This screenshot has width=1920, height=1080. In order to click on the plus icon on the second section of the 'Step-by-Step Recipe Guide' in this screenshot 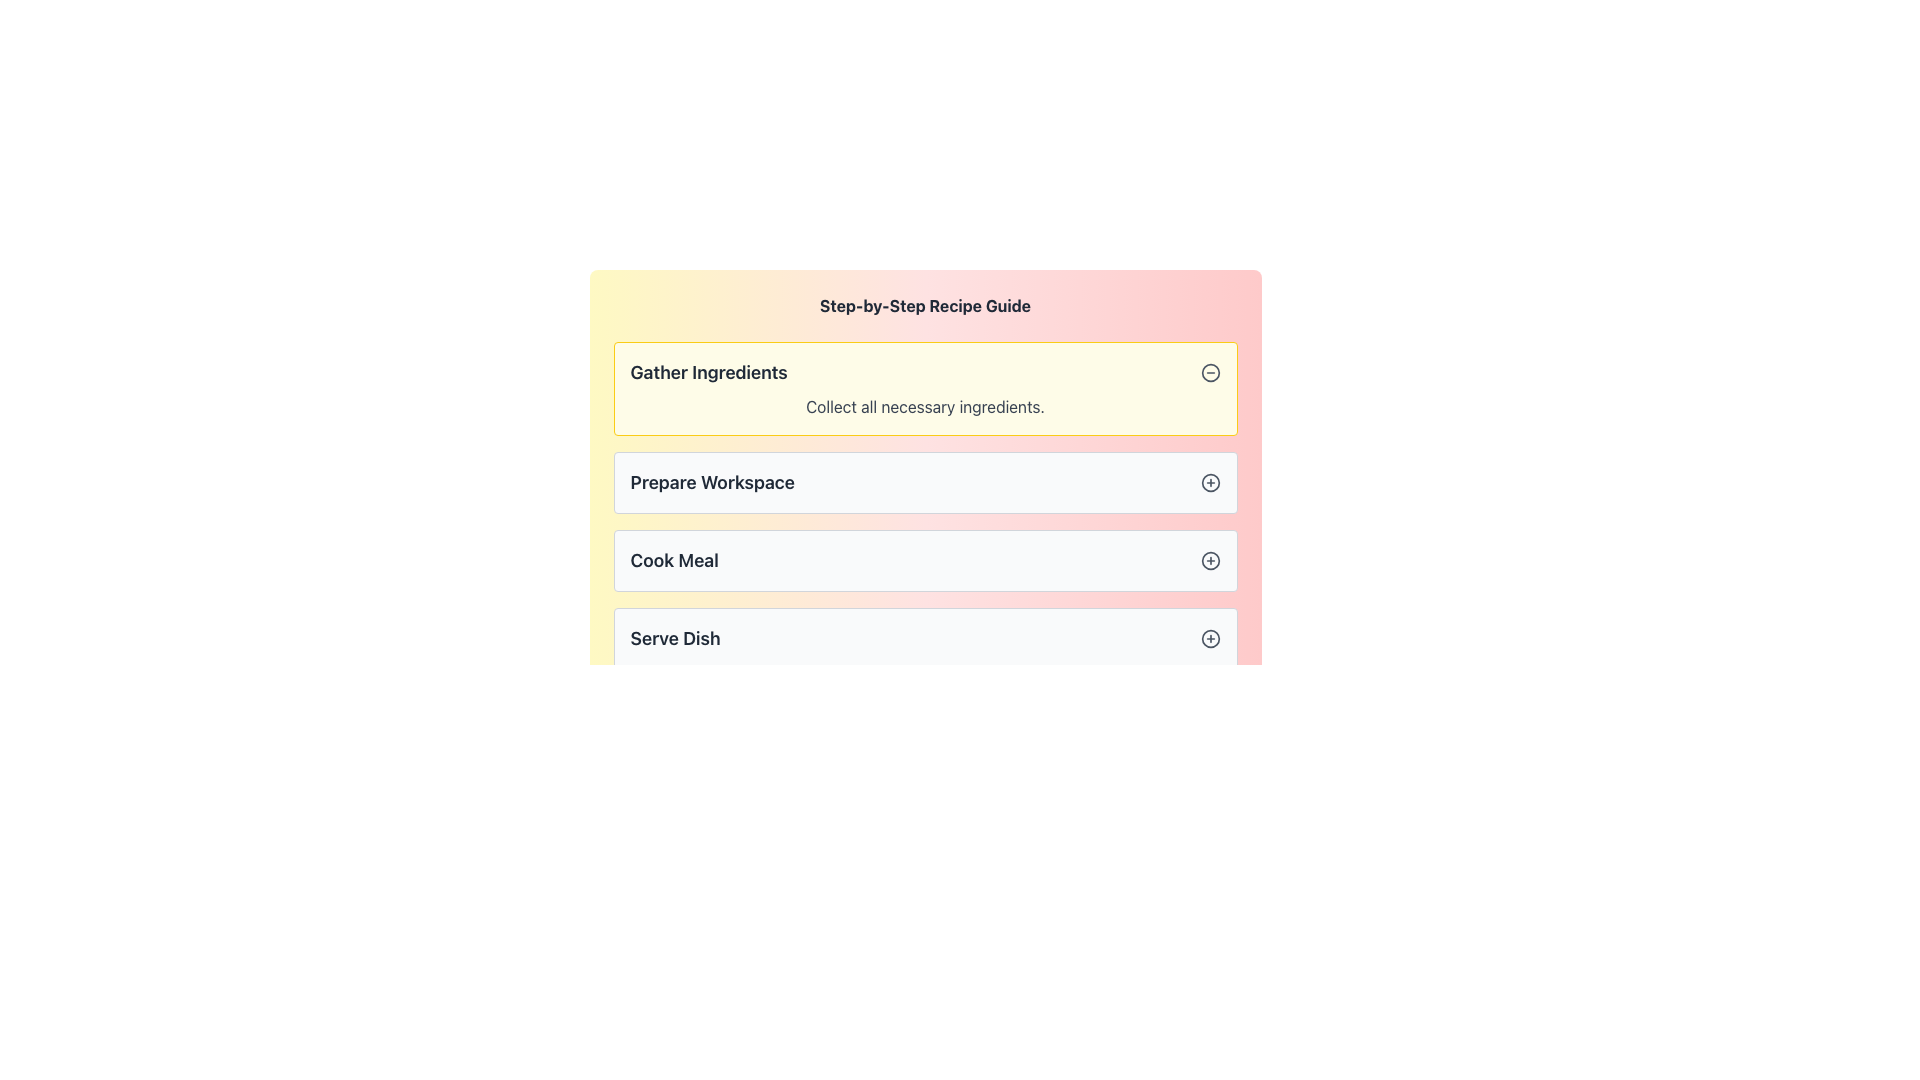, I will do `click(924, 504)`.